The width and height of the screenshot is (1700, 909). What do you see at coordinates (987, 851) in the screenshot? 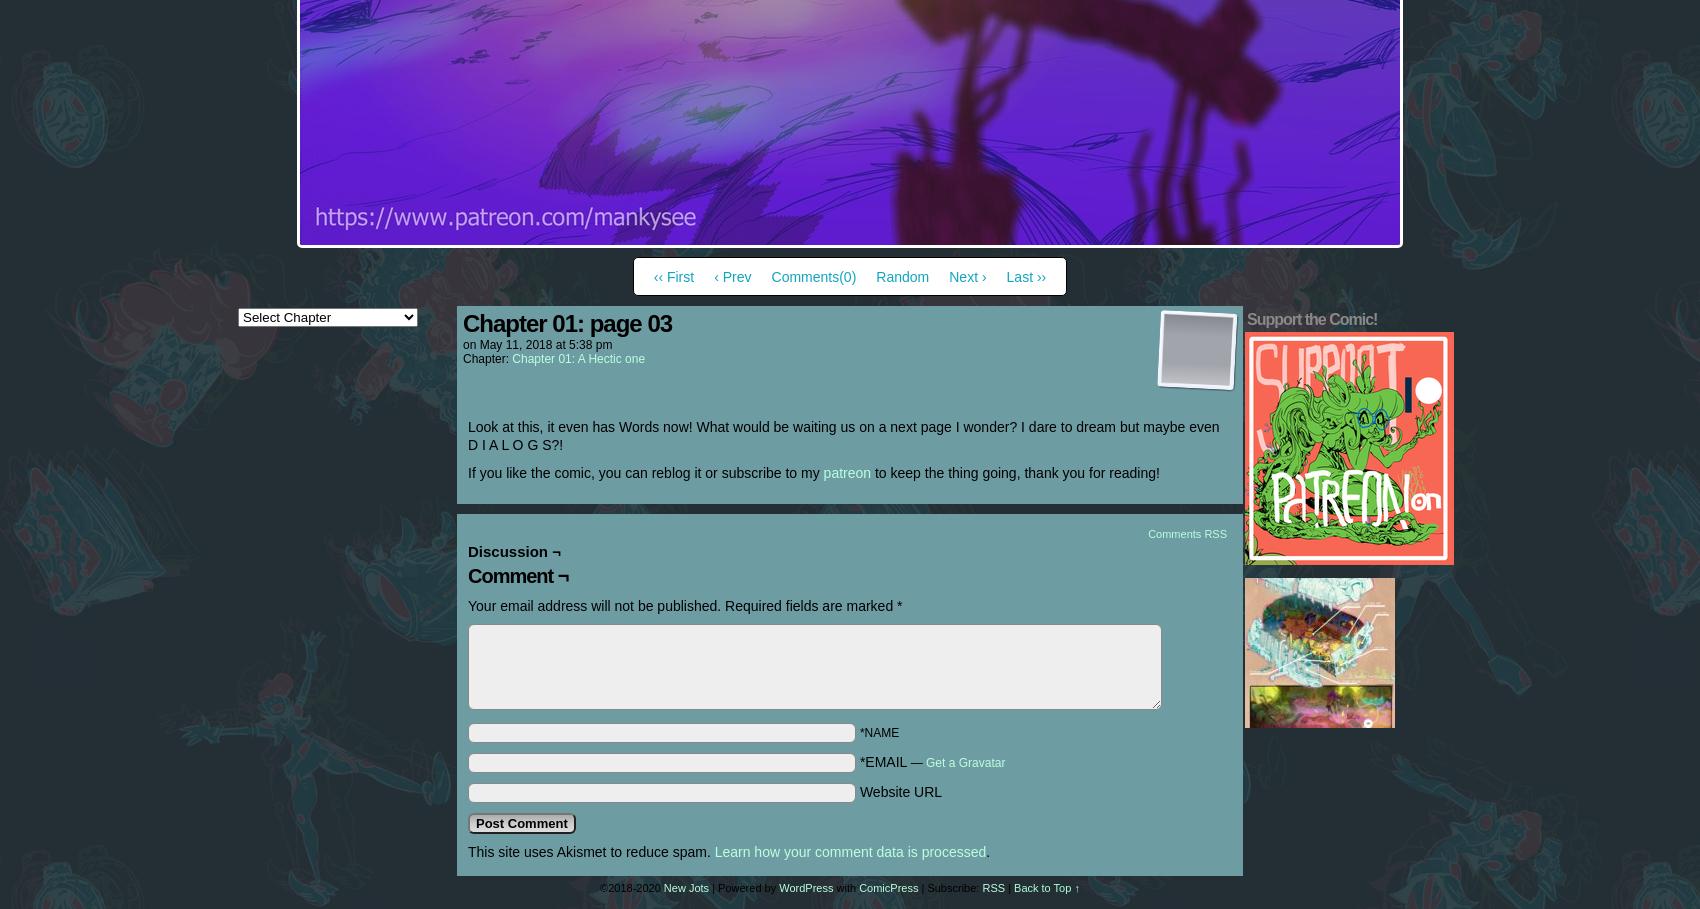
I see `'.'` at bounding box center [987, 851].